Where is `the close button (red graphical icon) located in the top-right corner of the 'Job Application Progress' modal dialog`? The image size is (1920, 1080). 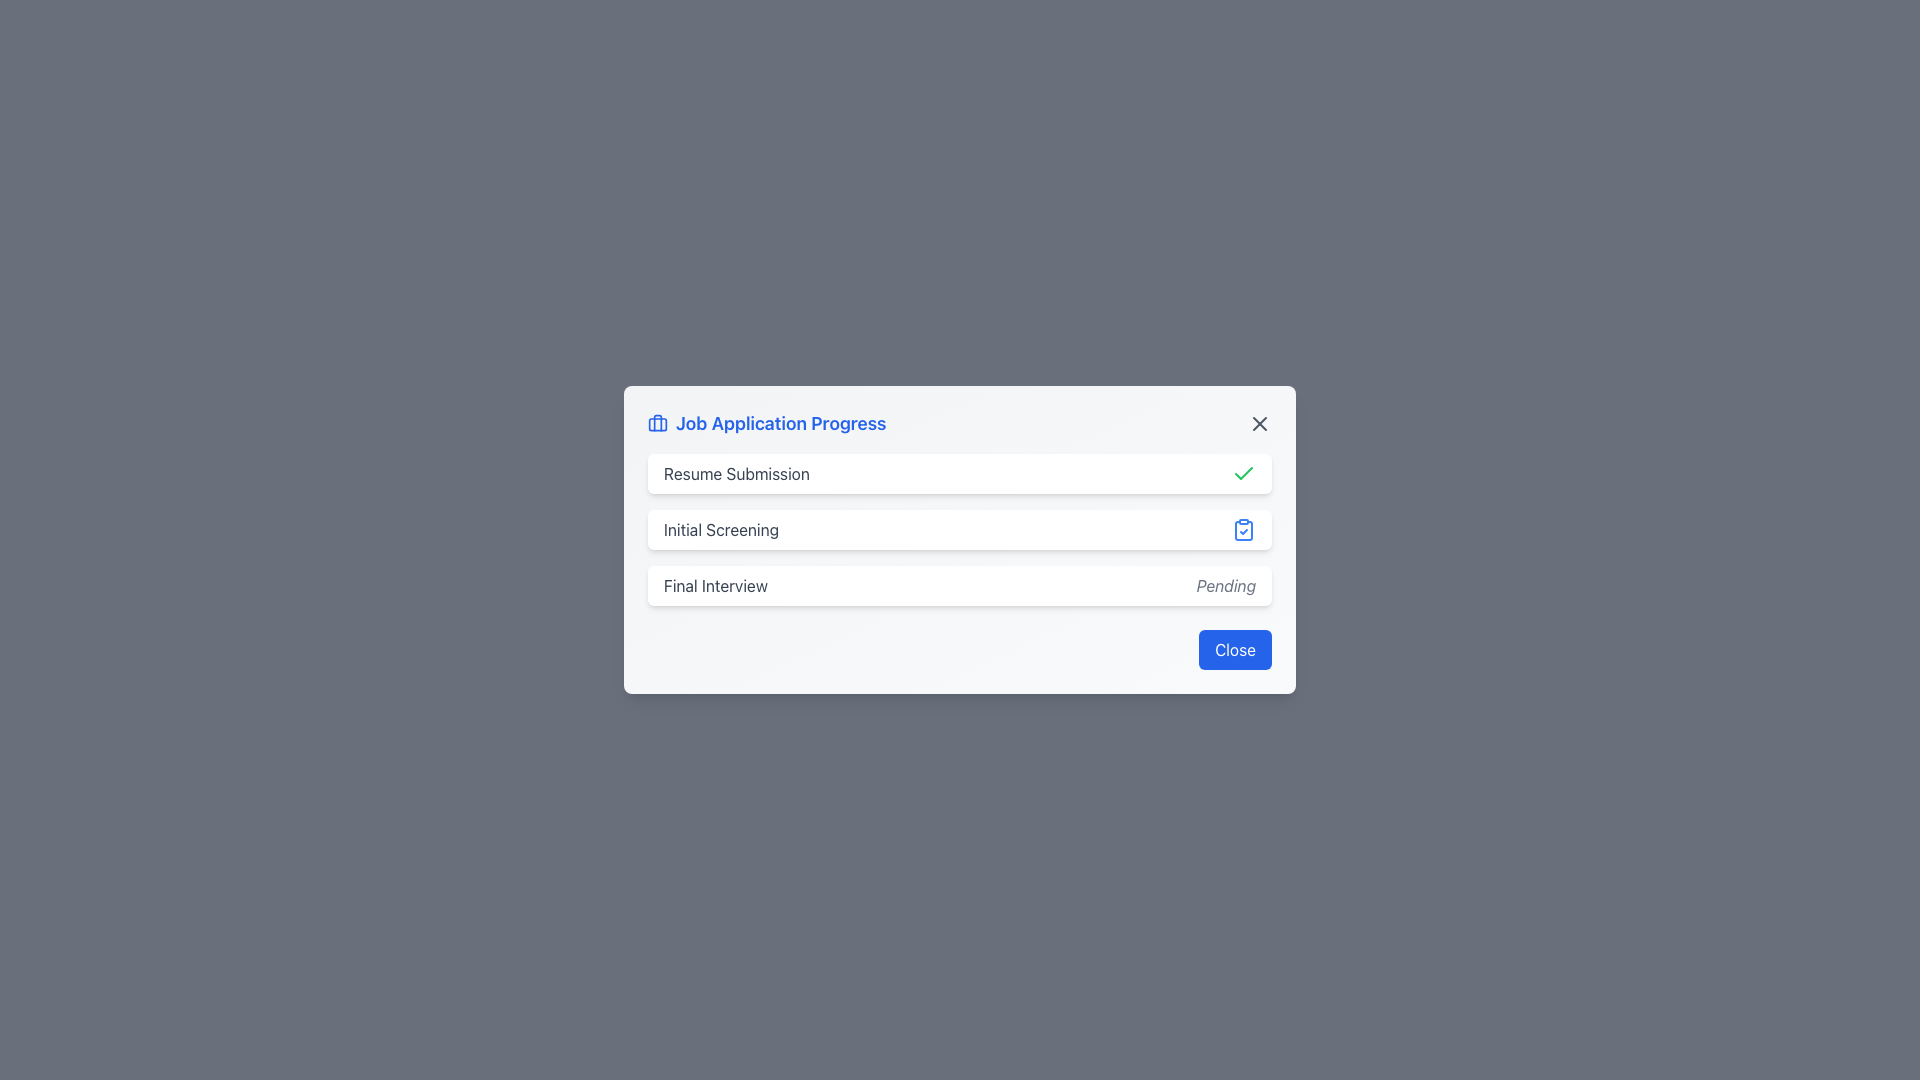
the close button (red graphical icon) located in the top-right corner of the 'Job Application Progress' modal dialog is located at coordinates (1258, 423).